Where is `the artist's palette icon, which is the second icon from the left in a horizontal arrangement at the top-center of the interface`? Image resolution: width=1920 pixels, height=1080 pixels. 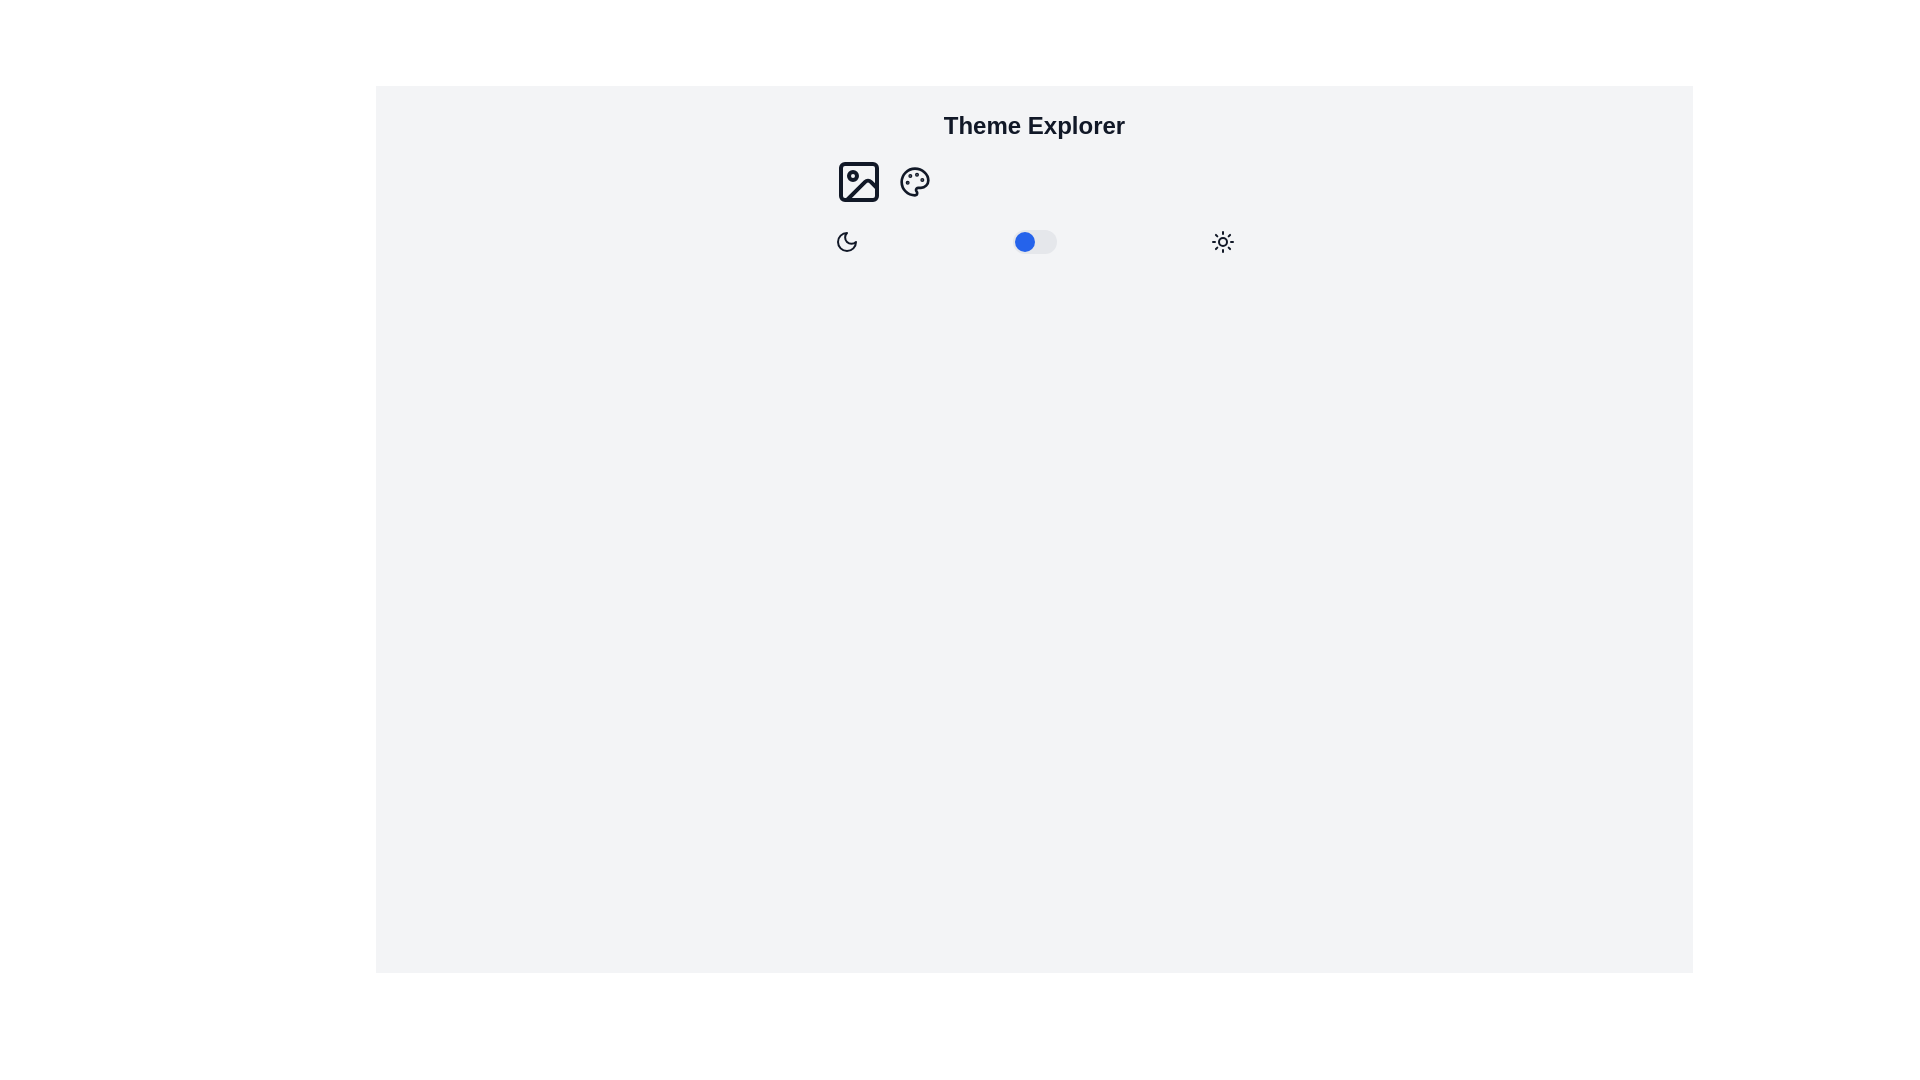
the artist's palette icon, which is the second icon from the left in a horizontal arrangement at the top-center of the interface is located at coordinates (912, 181).